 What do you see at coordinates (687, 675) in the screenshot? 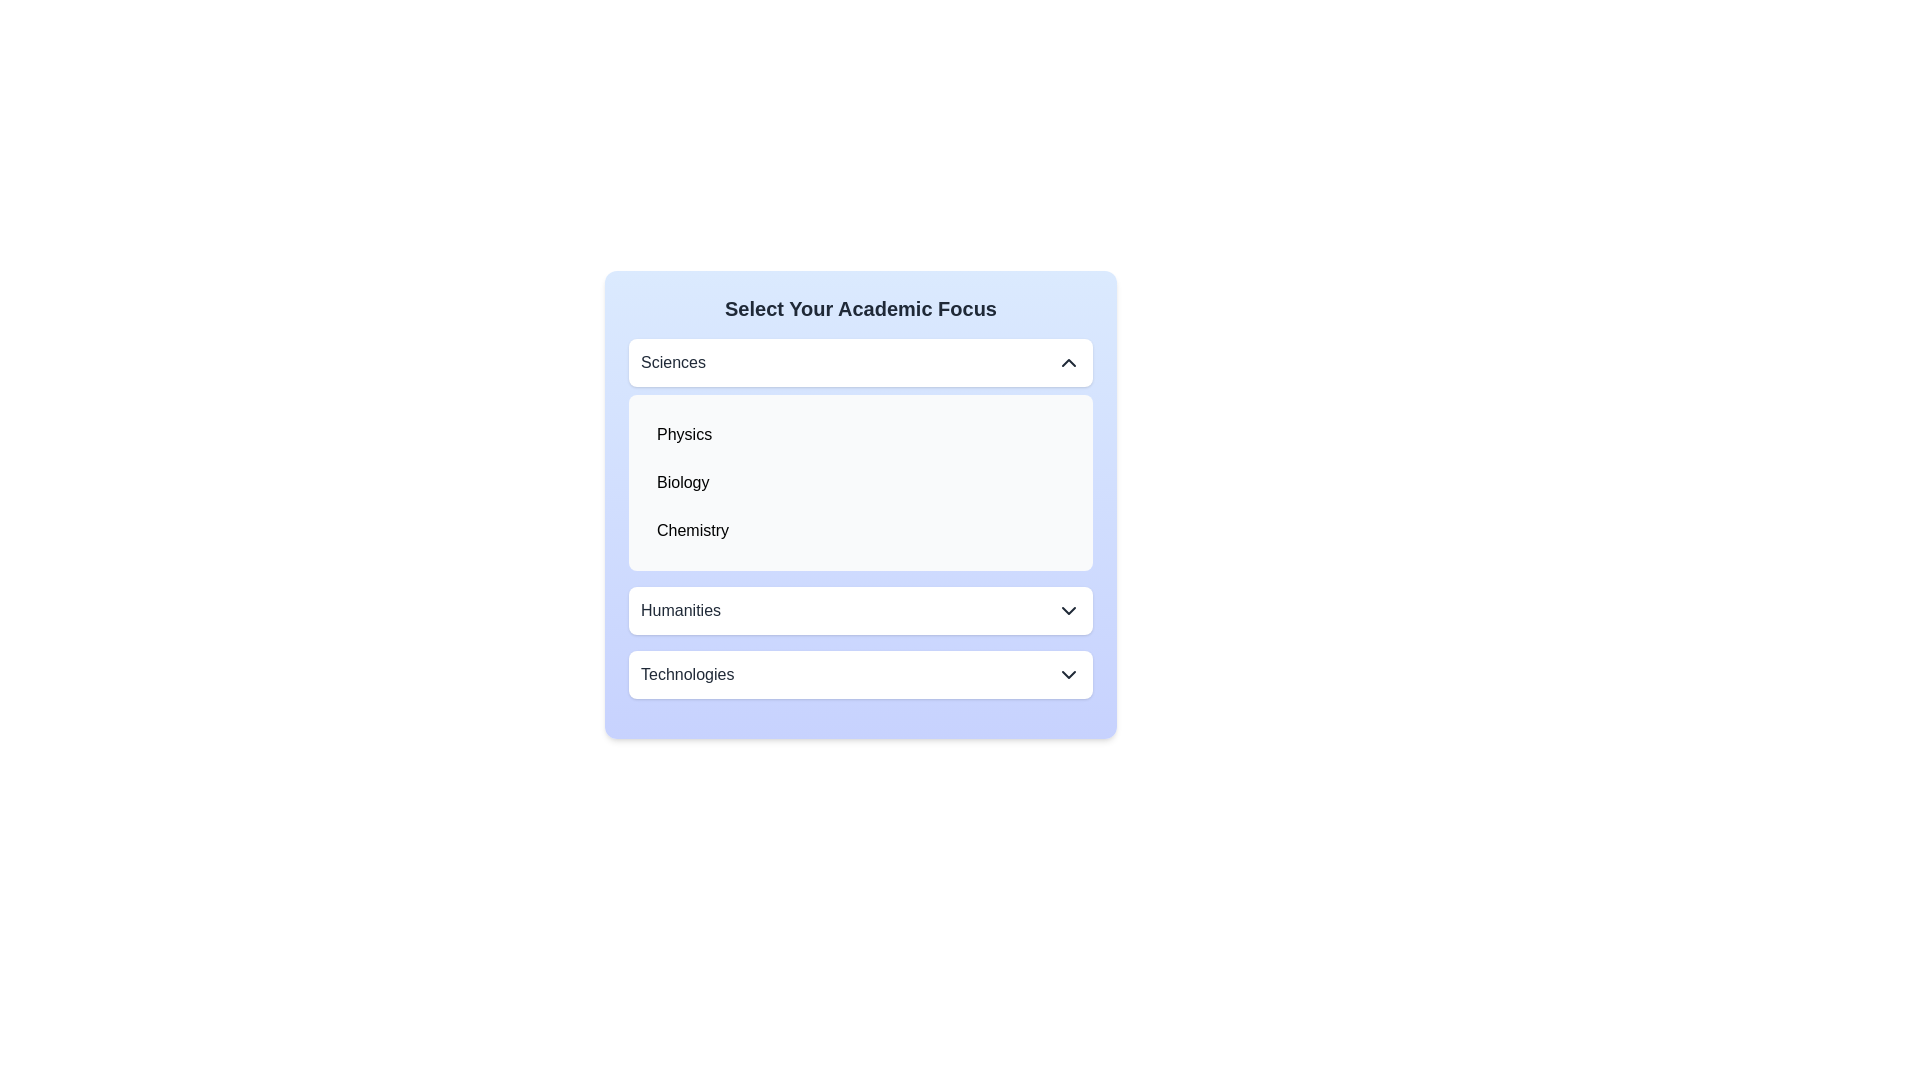
I see `the text label displaying 'Technologies', which is part of a hierarchical dropdown UI design positioned within a white-background rectangular area` at bounding box center [687, 675].